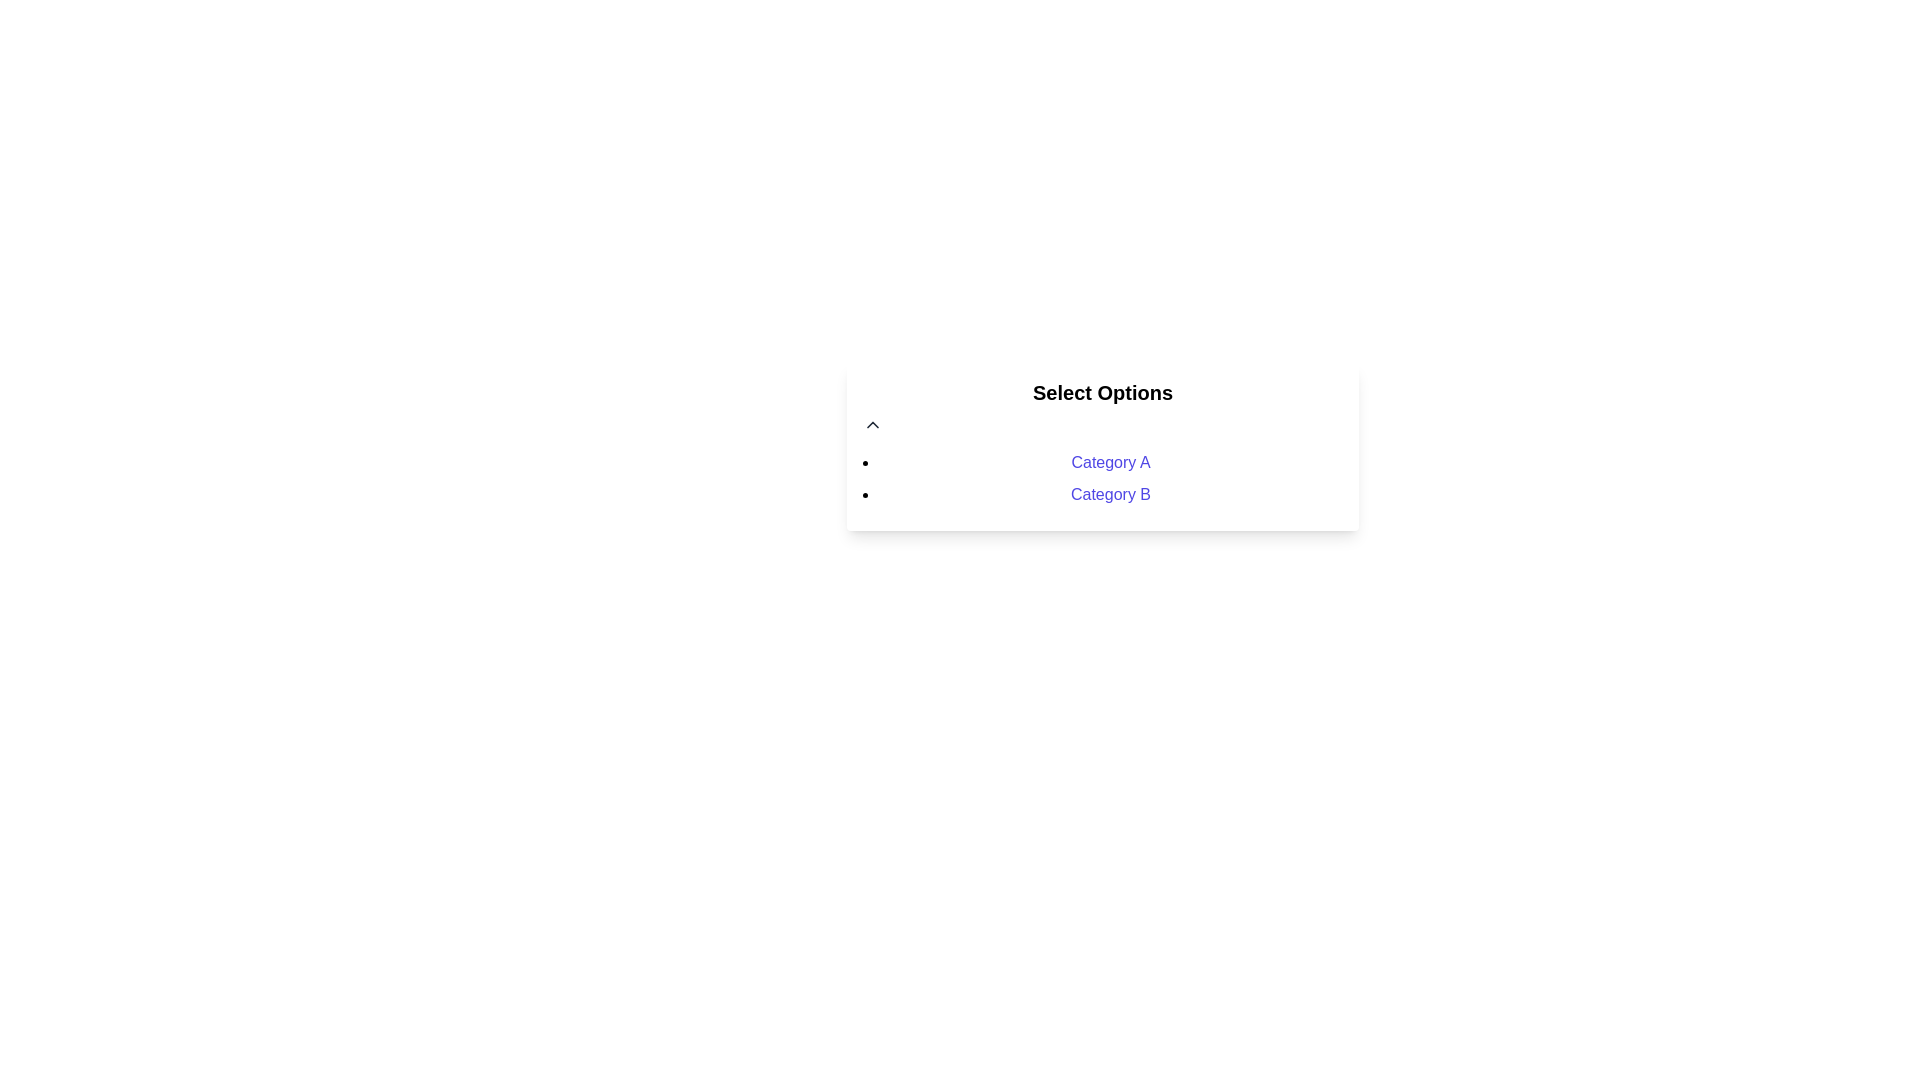 The image size is (1920, 1080). I want to click on the hyperlinked text labeled 'Category B' in the list, so click(1109, 494).